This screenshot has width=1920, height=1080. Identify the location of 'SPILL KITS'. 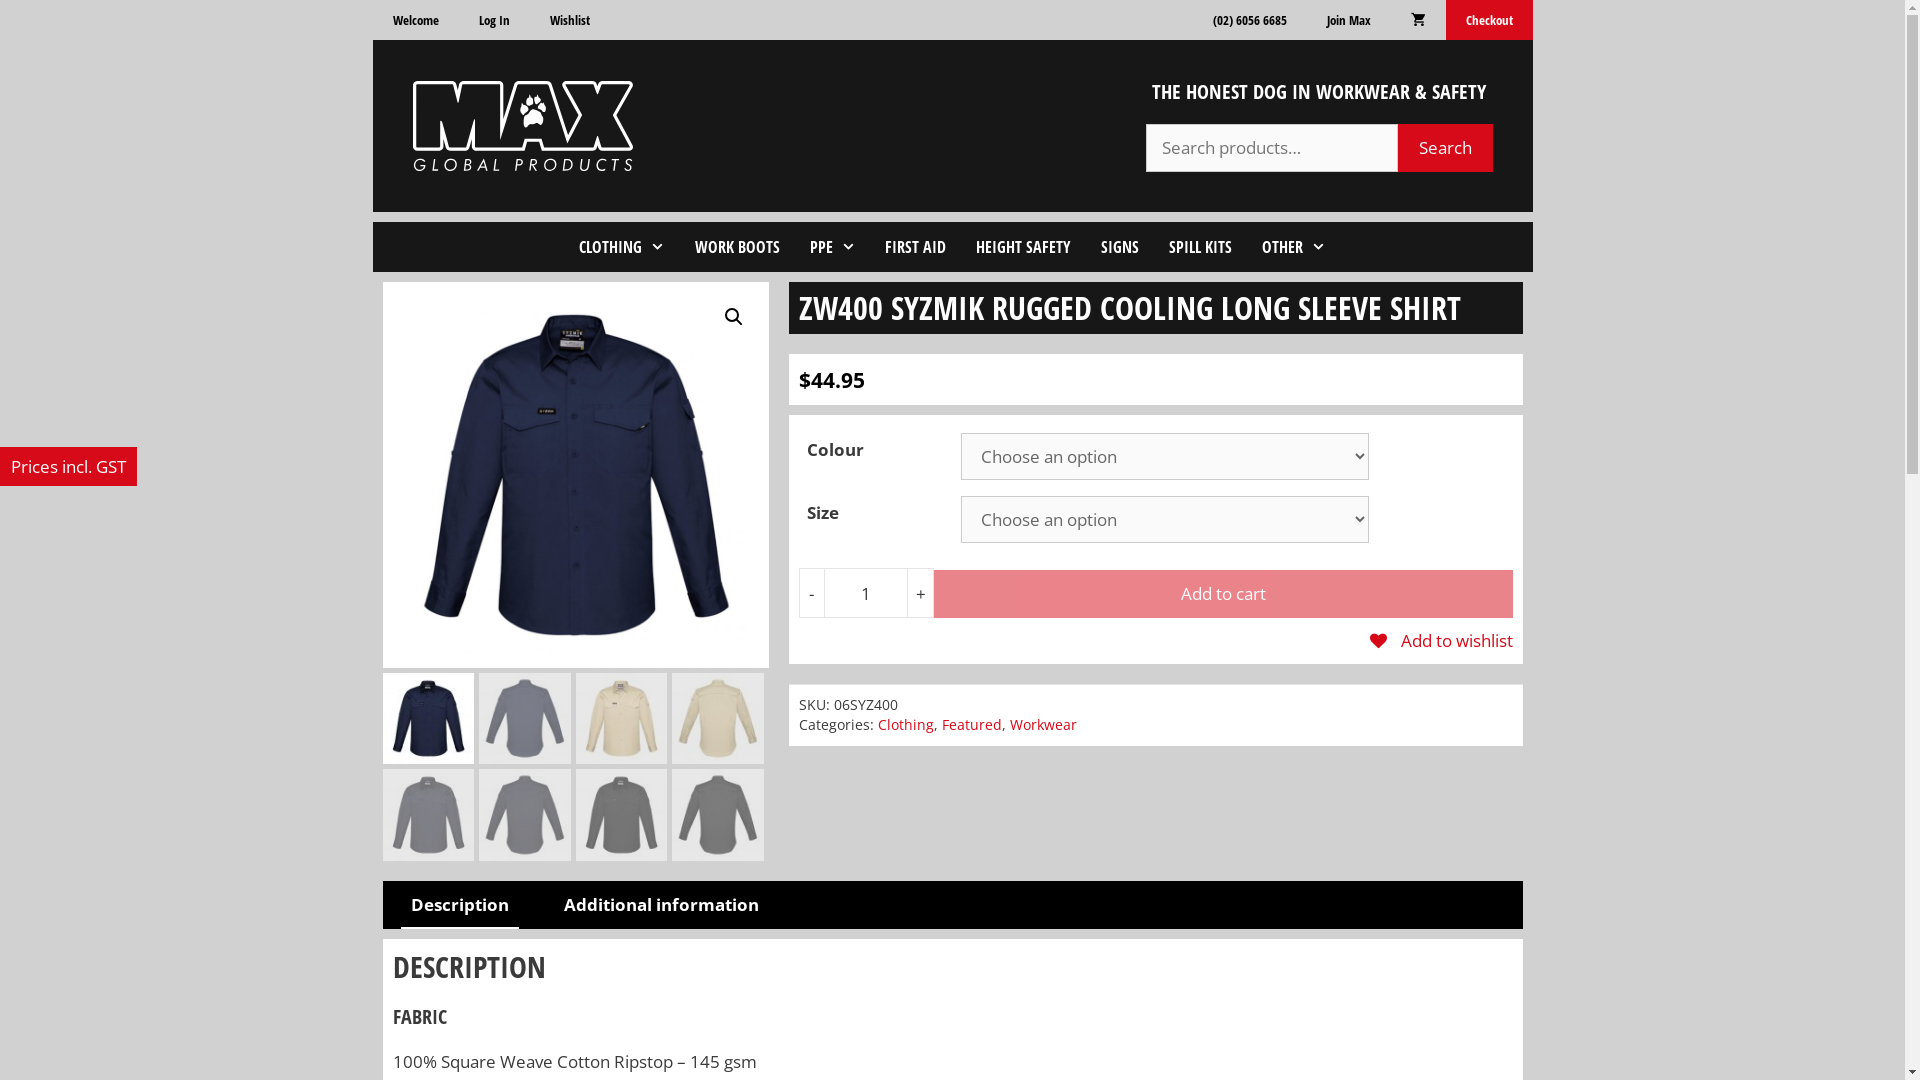
(1200, 245).